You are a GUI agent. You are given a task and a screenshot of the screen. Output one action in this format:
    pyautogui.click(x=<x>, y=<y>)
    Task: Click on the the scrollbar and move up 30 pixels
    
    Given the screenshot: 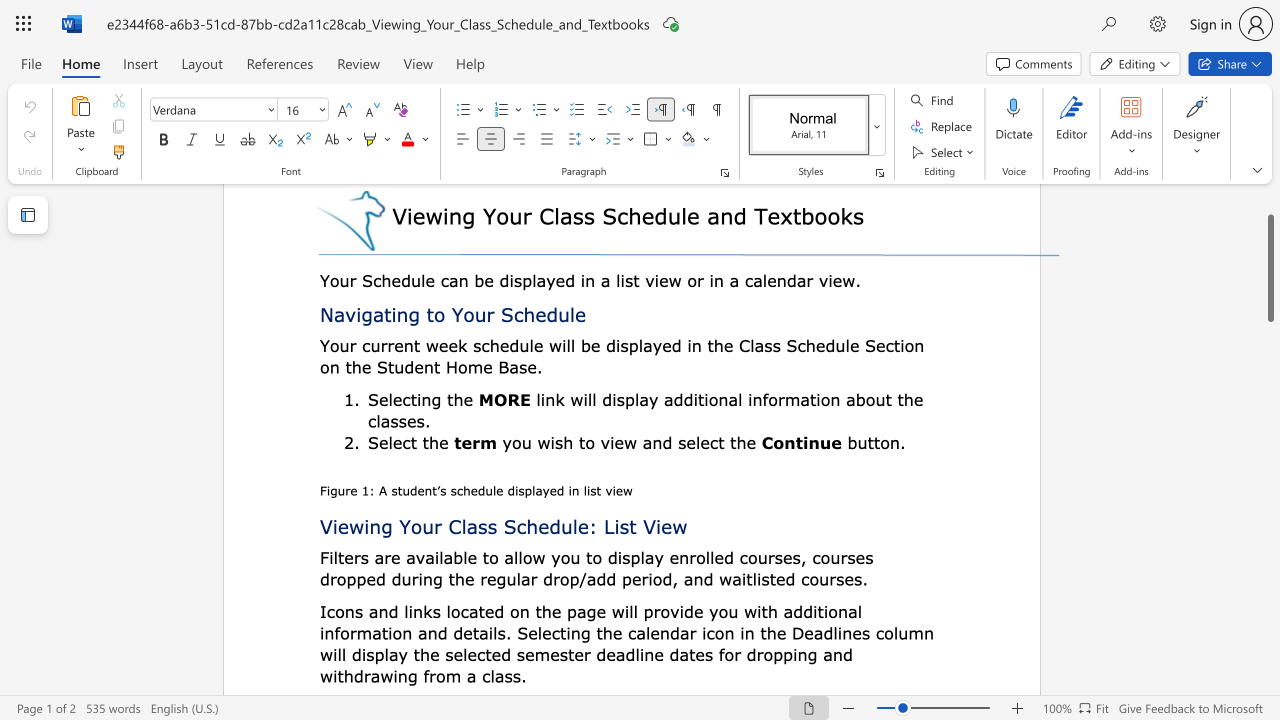 What is the action you would take?
    pyautogui.click(x=1269, y=267)
    